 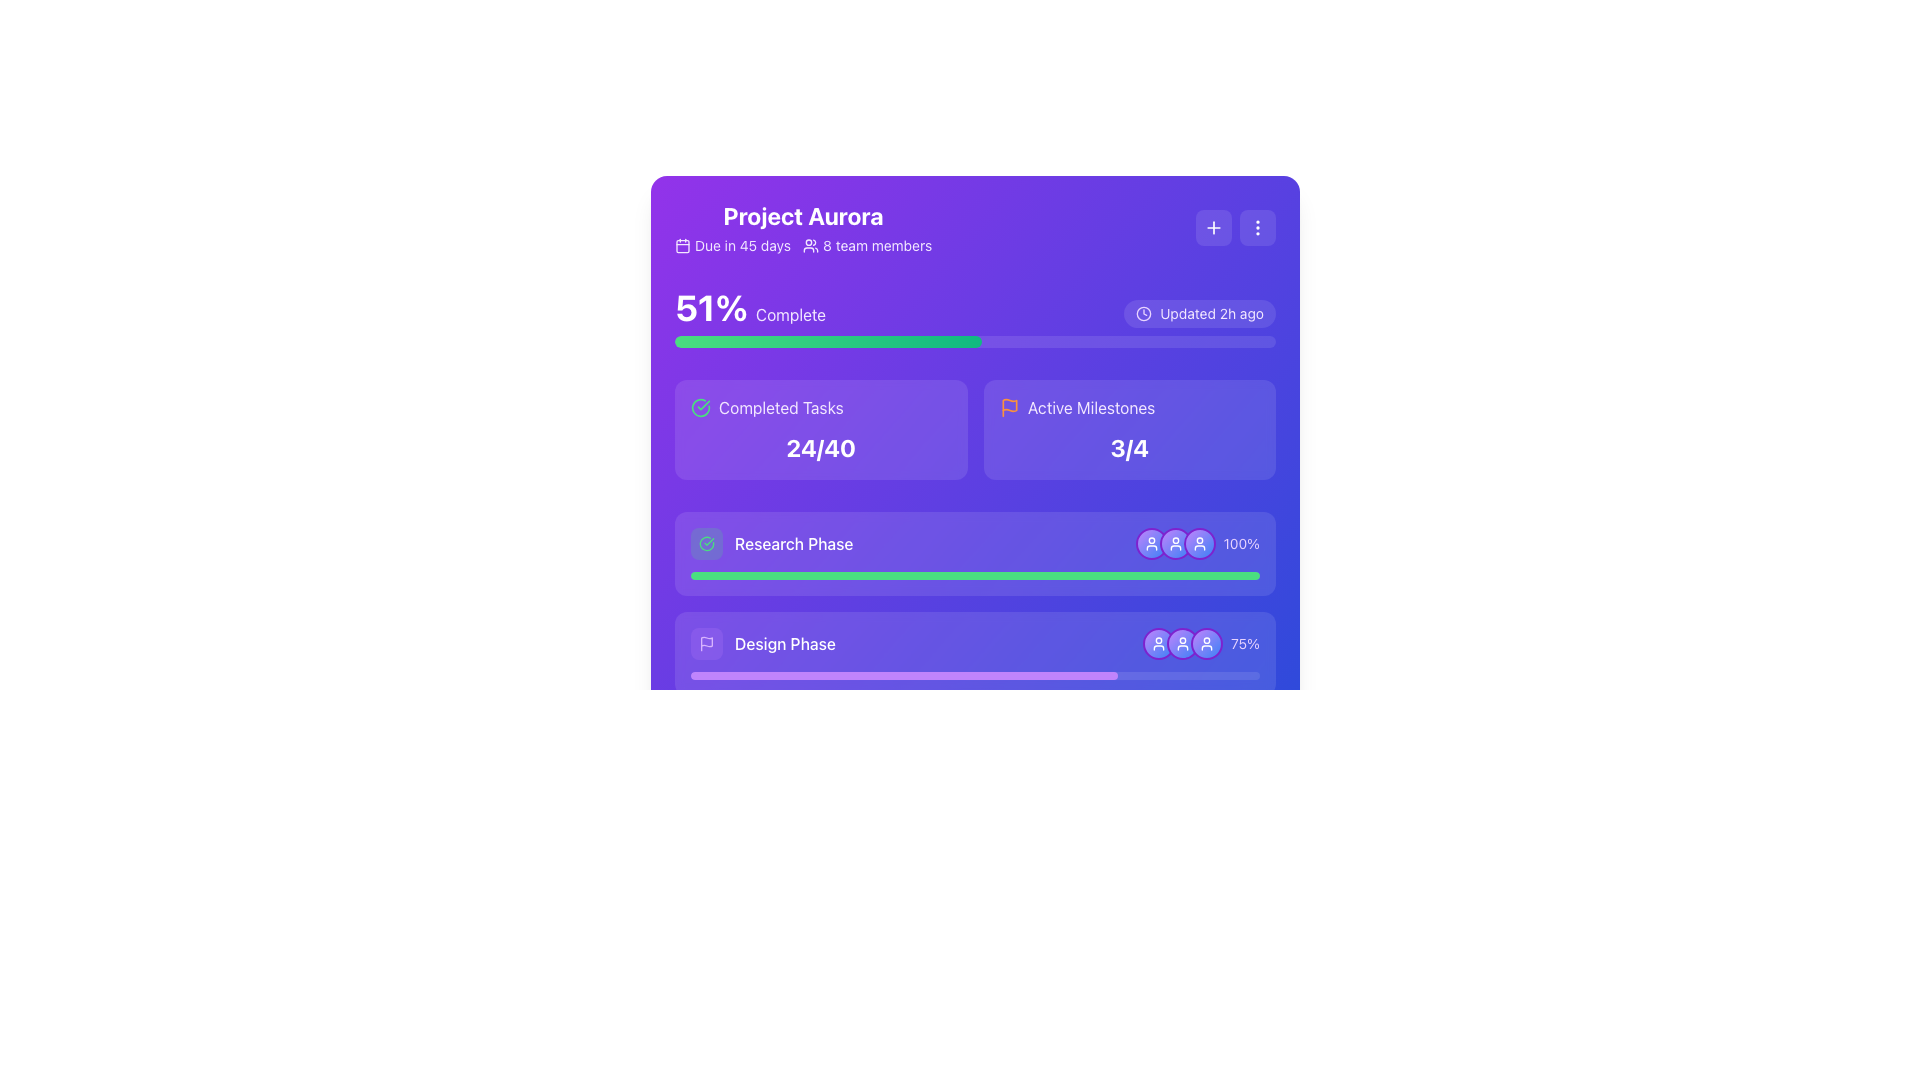 I want to click on the button located at the top-right corner of the 'Project Aurora' card to change its background color, so click(x=1256, y=226).